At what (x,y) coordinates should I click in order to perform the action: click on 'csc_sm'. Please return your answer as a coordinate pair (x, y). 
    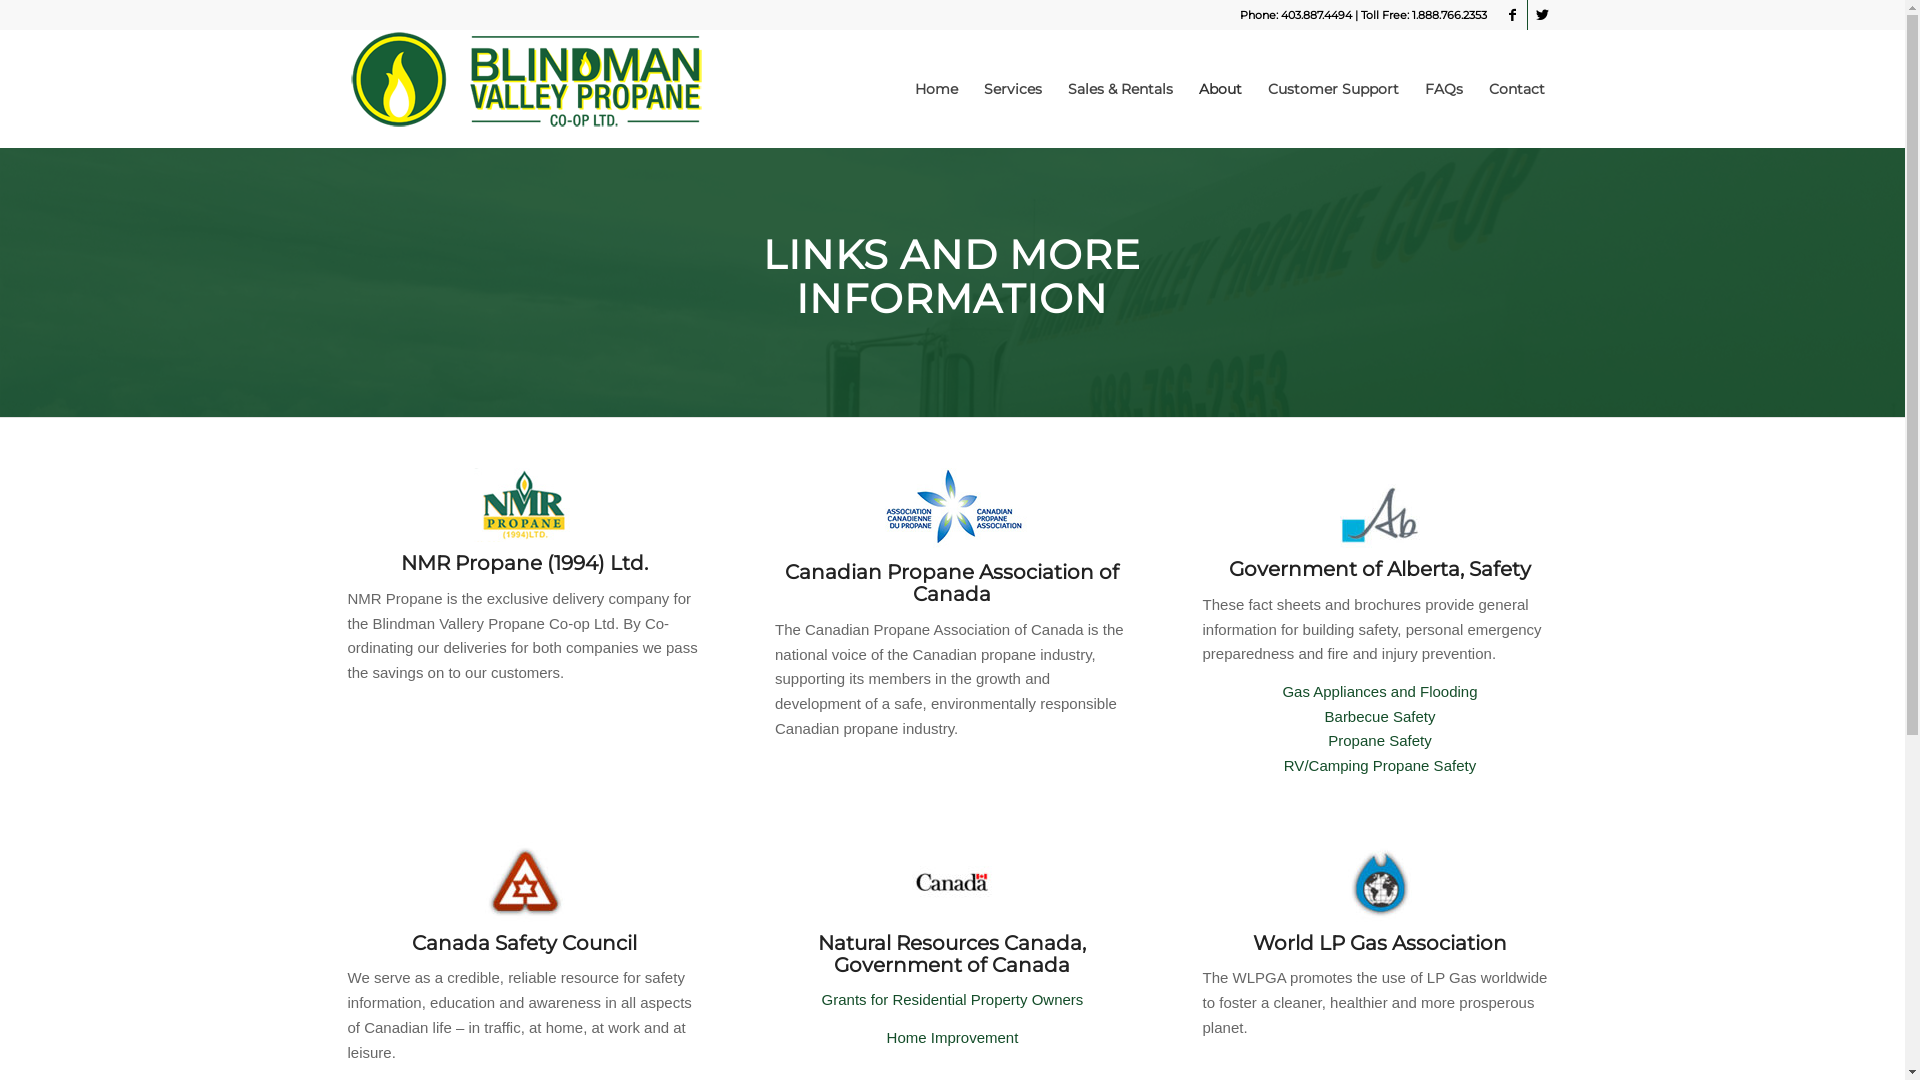
    Looking at the image, I should click on (524, 881).